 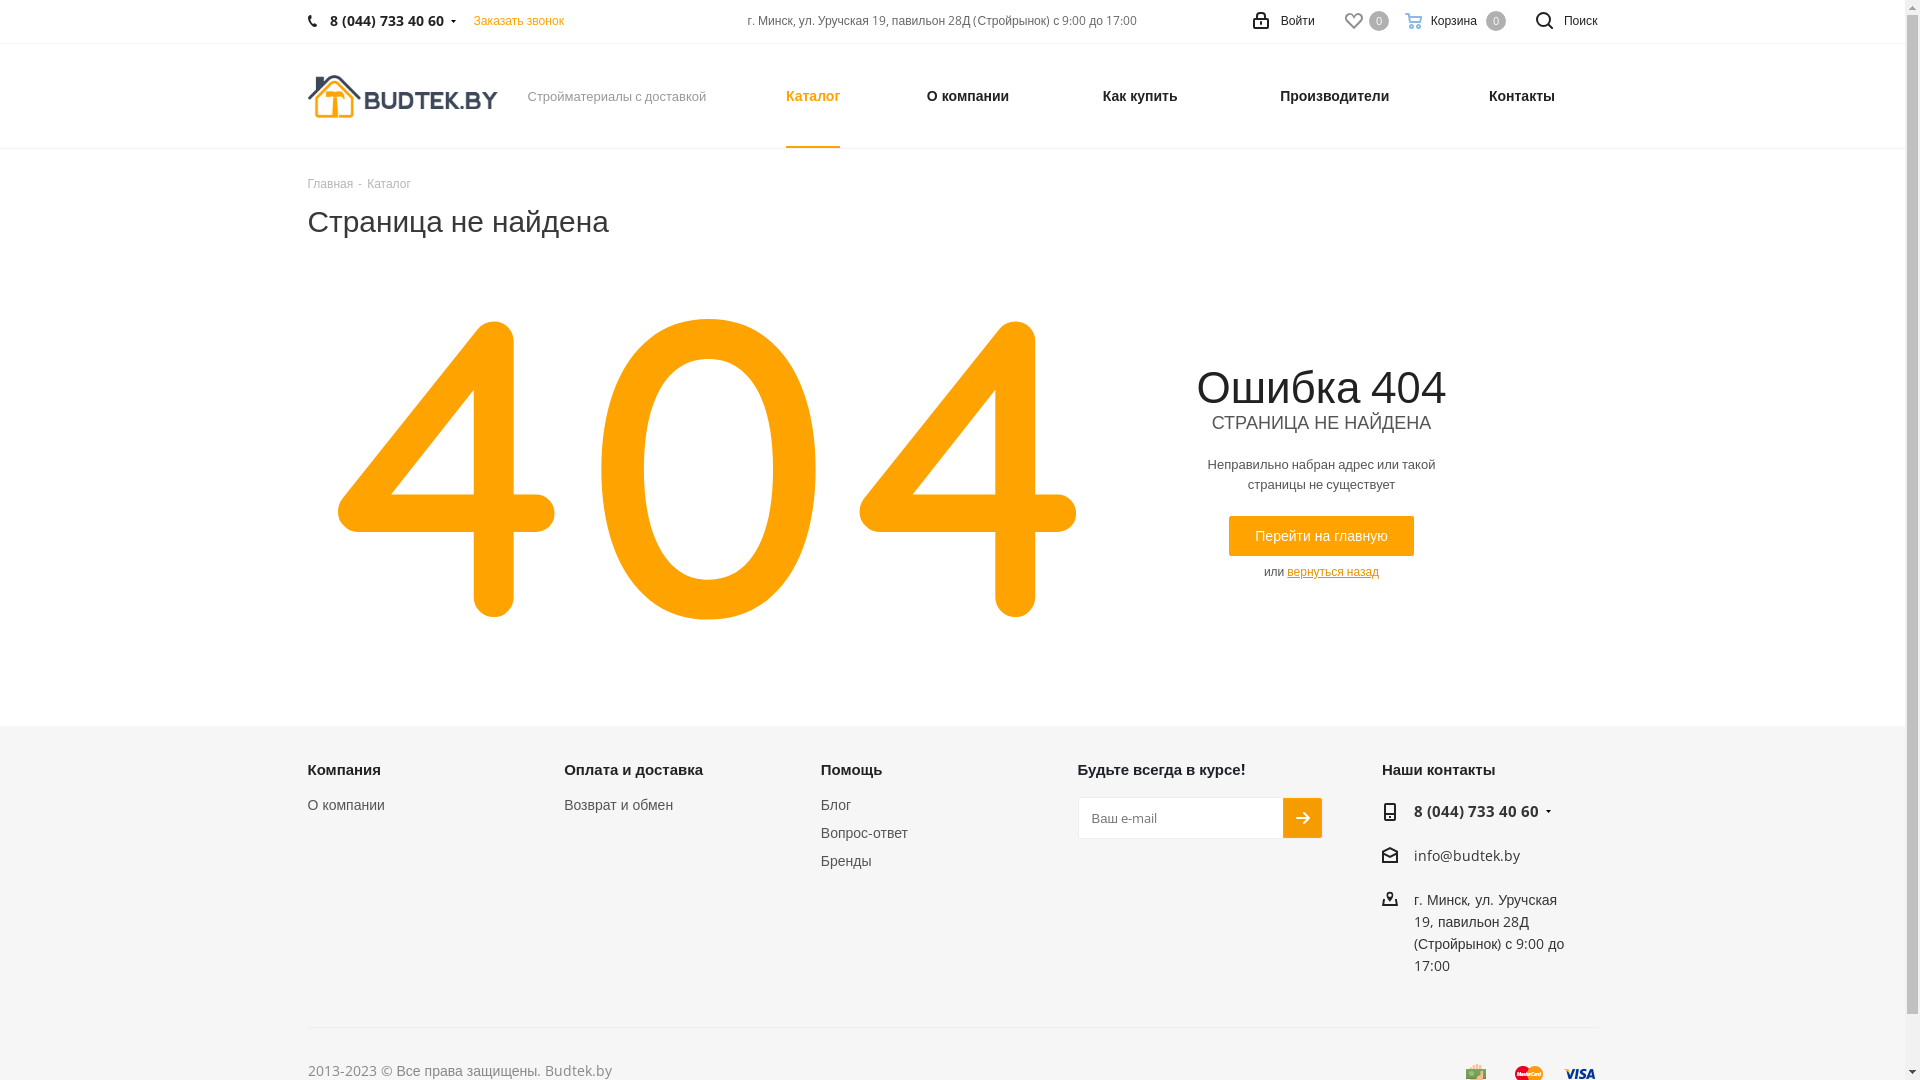 What do you see at coordinates (1467, 855) in the screenshot?
I see `'info@budtek.by'` at bounding box center [1467, 855].